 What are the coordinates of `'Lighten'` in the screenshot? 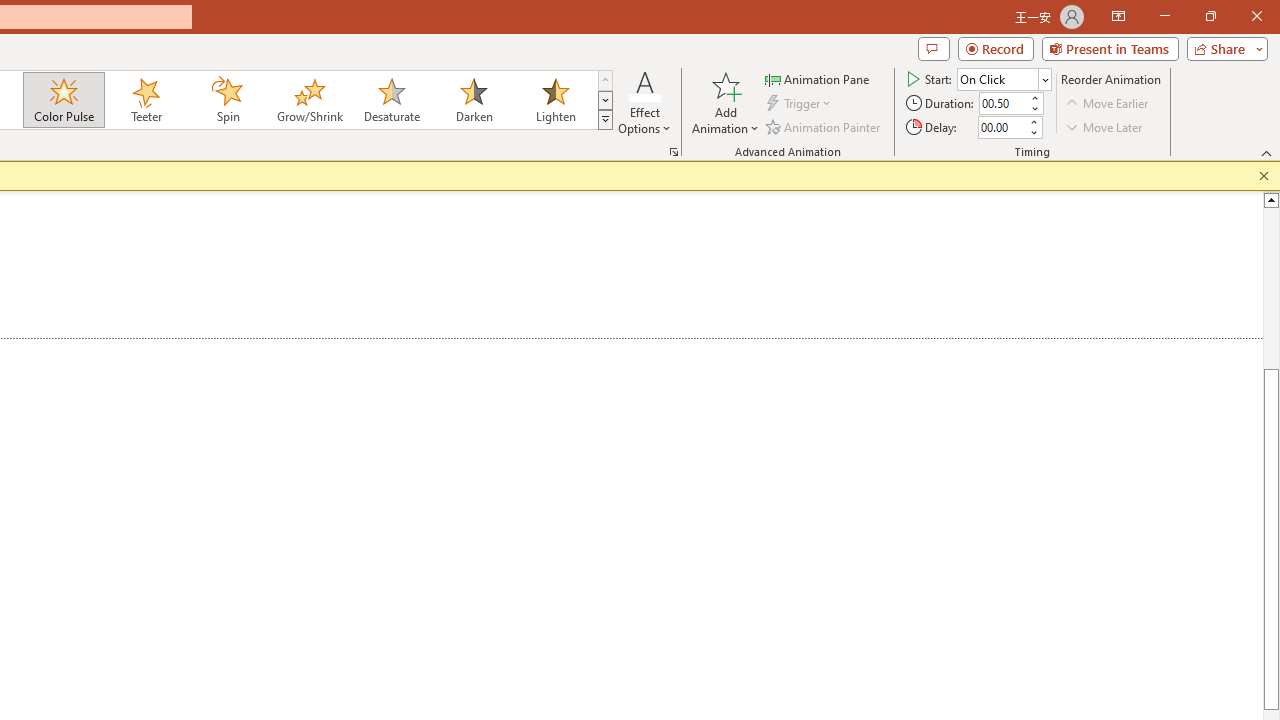 It's located at (555, 100).